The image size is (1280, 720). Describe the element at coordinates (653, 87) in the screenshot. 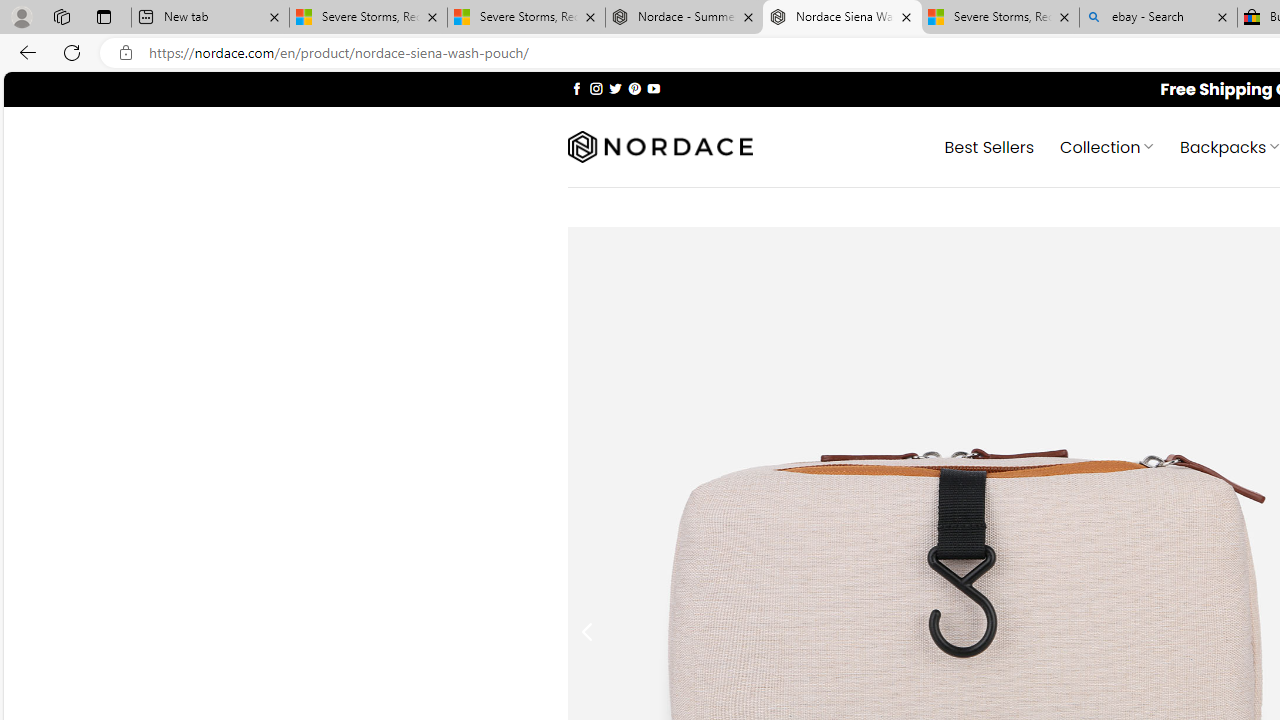

I see `'Follow on YouTube'` at that location.